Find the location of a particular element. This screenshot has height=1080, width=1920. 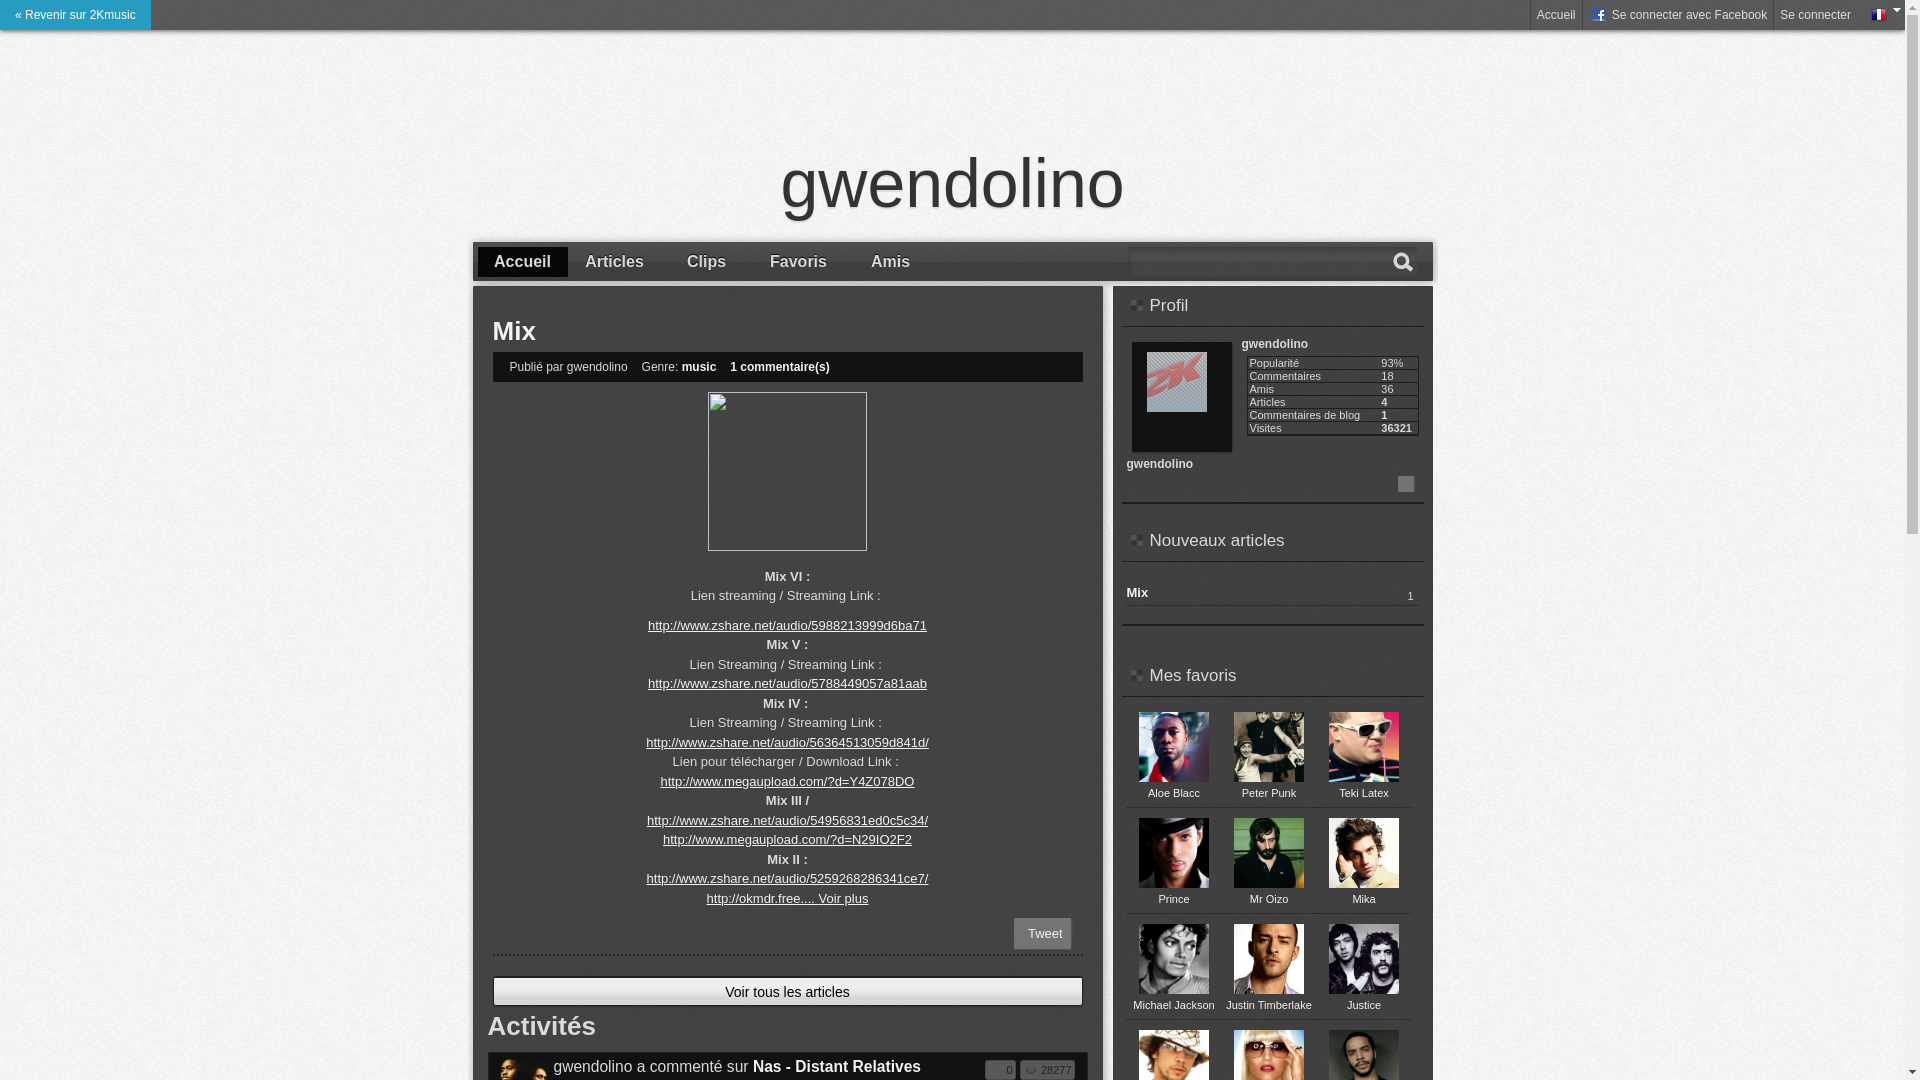

'http://www.zshare.net/audio/56364513059d841d/' is located at coordinates (786, 741).